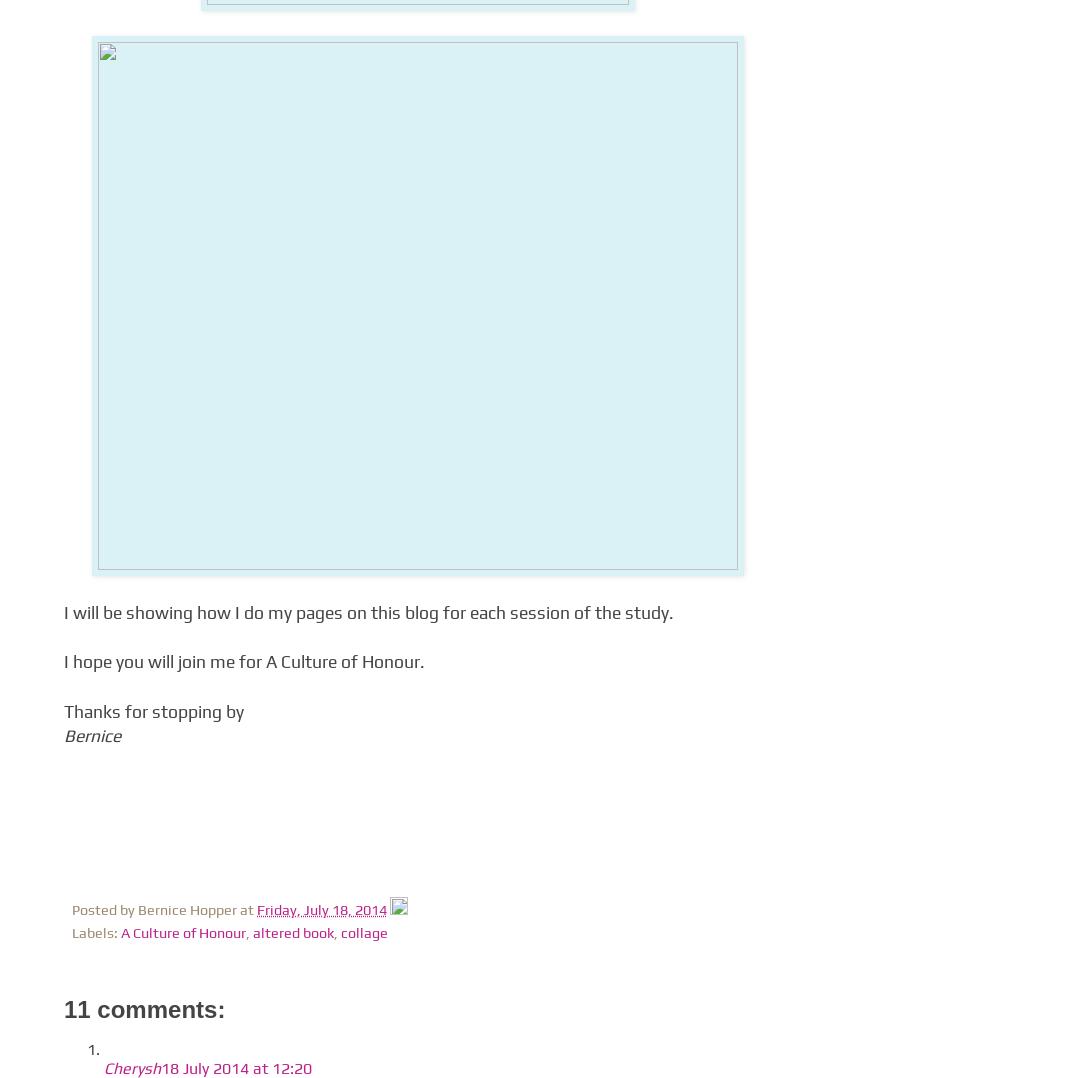 This screenshot has width=1067, height=1078. What do you see at coordinates (91, 735) in the screenshot?
I see `'Bernice'` at bounding box center [91, 735].